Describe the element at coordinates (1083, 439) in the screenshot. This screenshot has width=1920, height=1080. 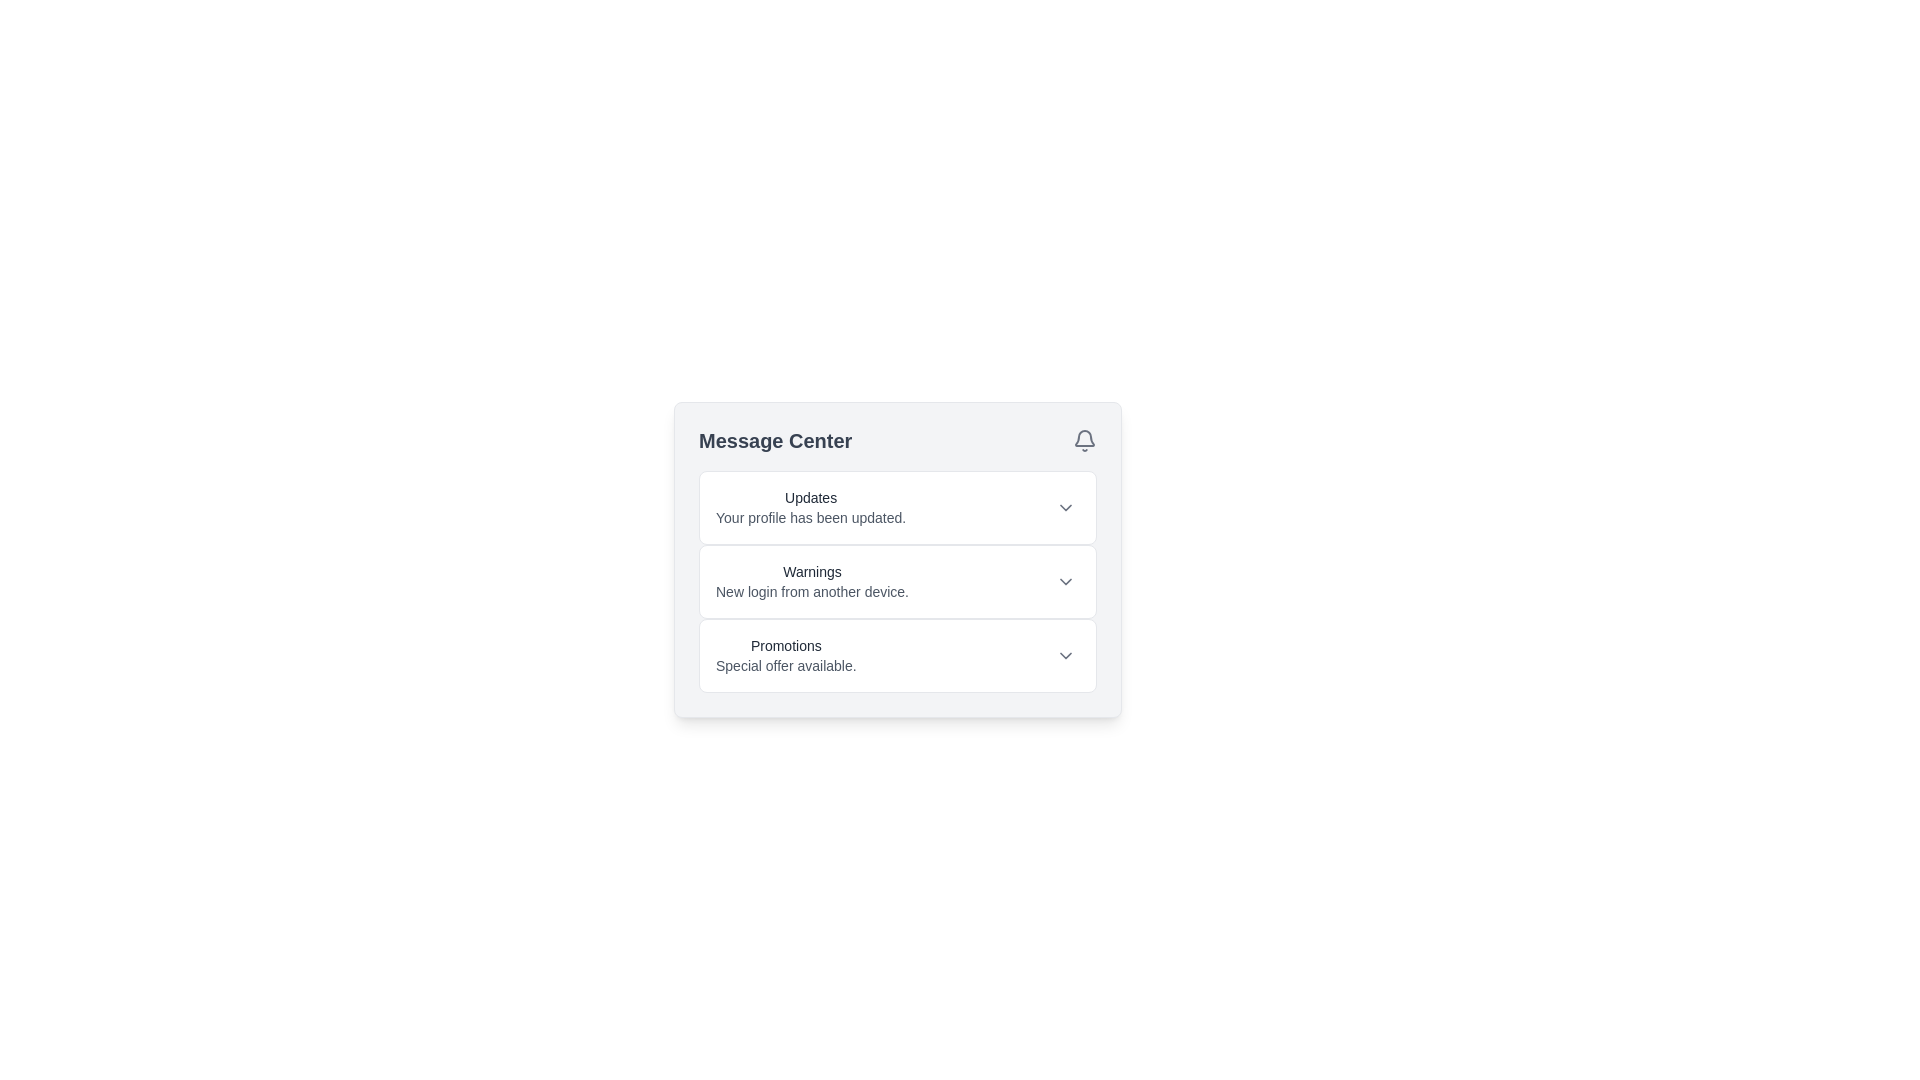
I see `Notification icon (bell icon) located in the top-right corner of the header section, adjacent to the 'Message Center' text, as part of the visual layout` at that location.